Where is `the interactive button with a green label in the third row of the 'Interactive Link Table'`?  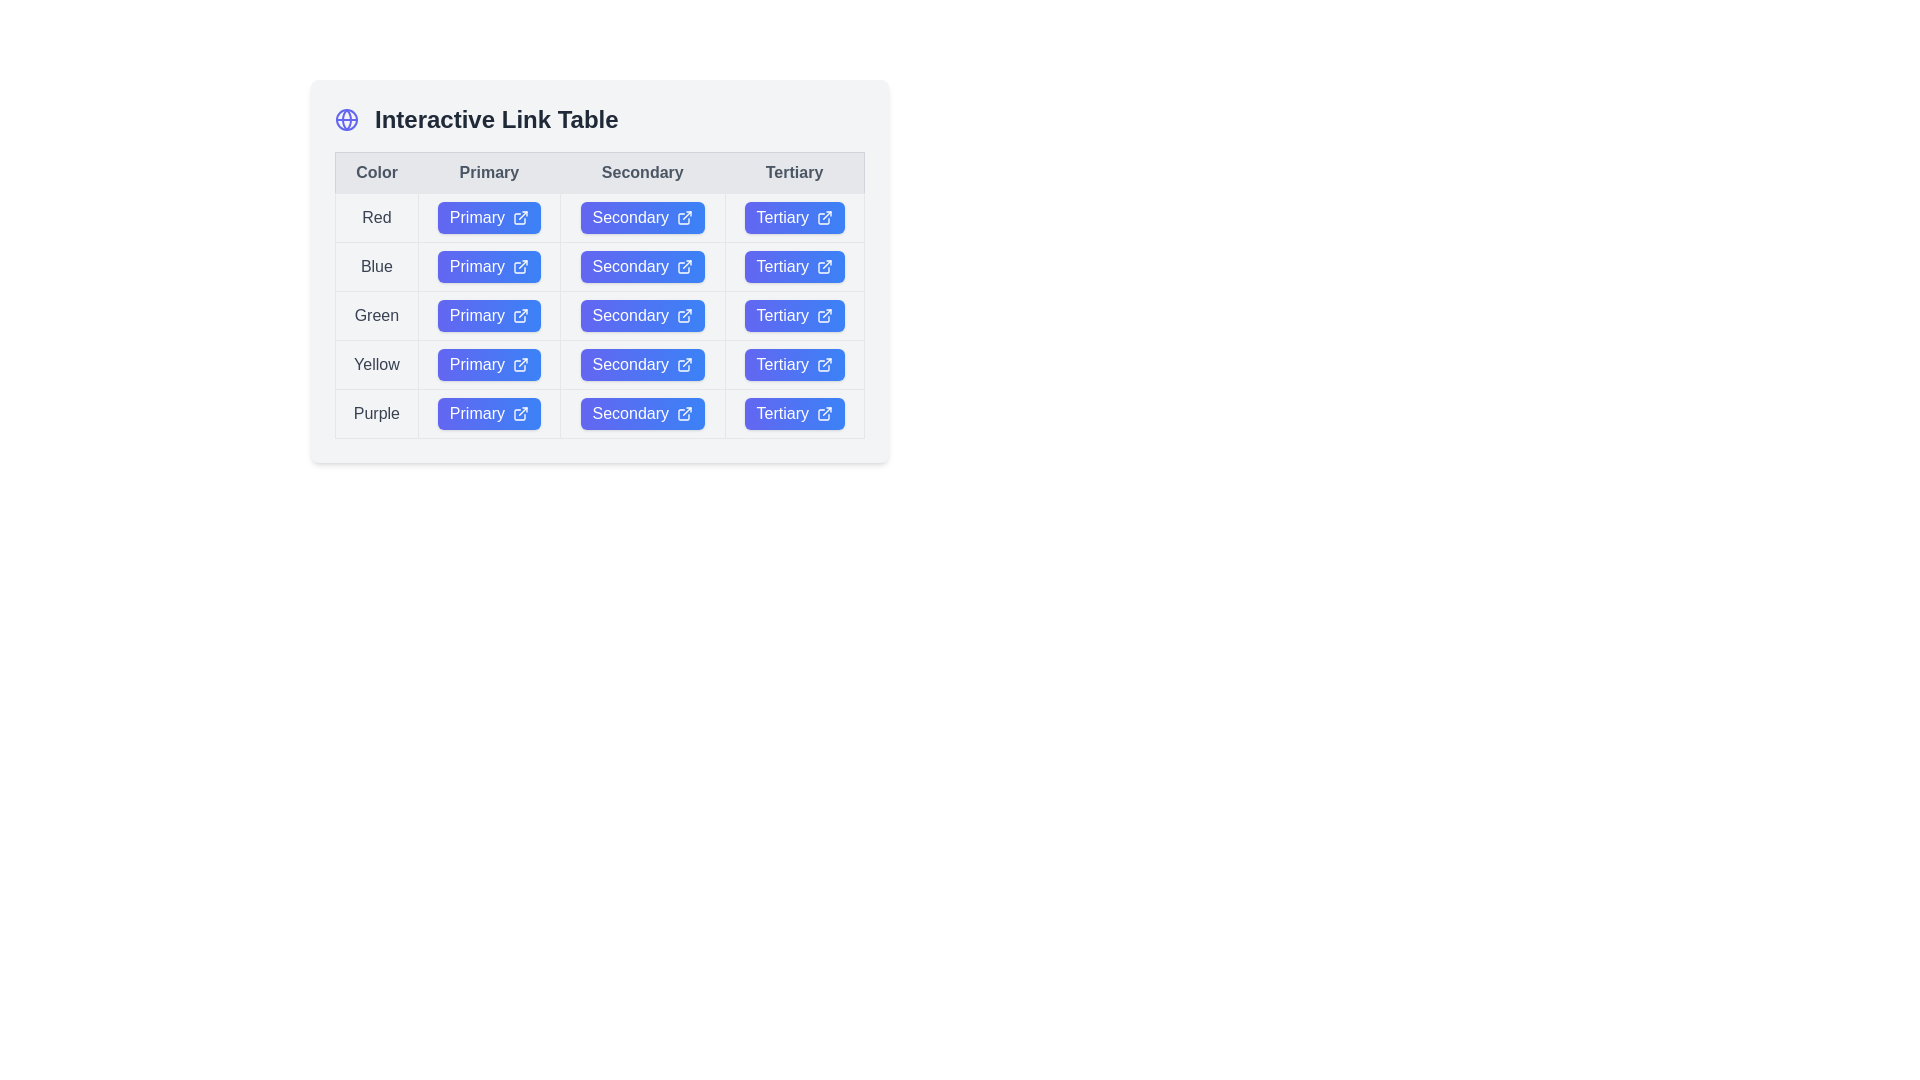 the interactive button with a green label in the third row of the 'Interactive Link Table' is located at coordinates (489, 315).